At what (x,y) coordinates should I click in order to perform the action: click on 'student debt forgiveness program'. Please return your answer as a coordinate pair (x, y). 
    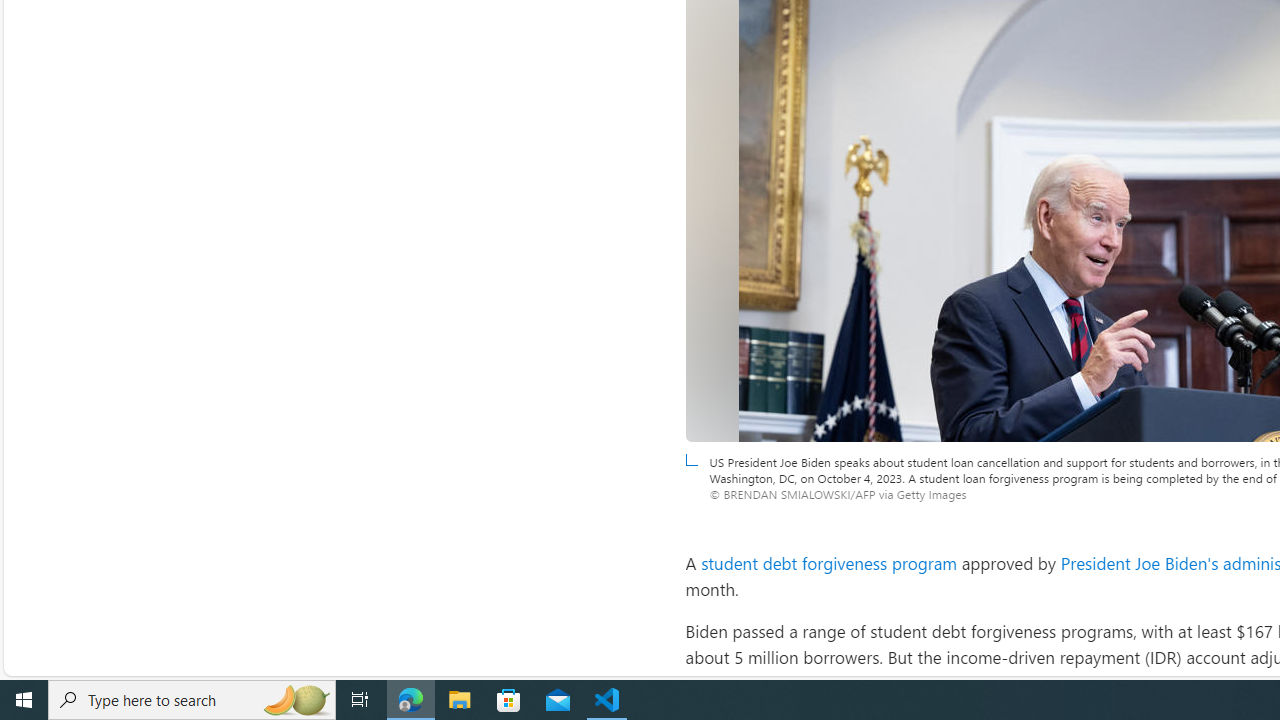
    Looking at the image, I should click on (829, 563).